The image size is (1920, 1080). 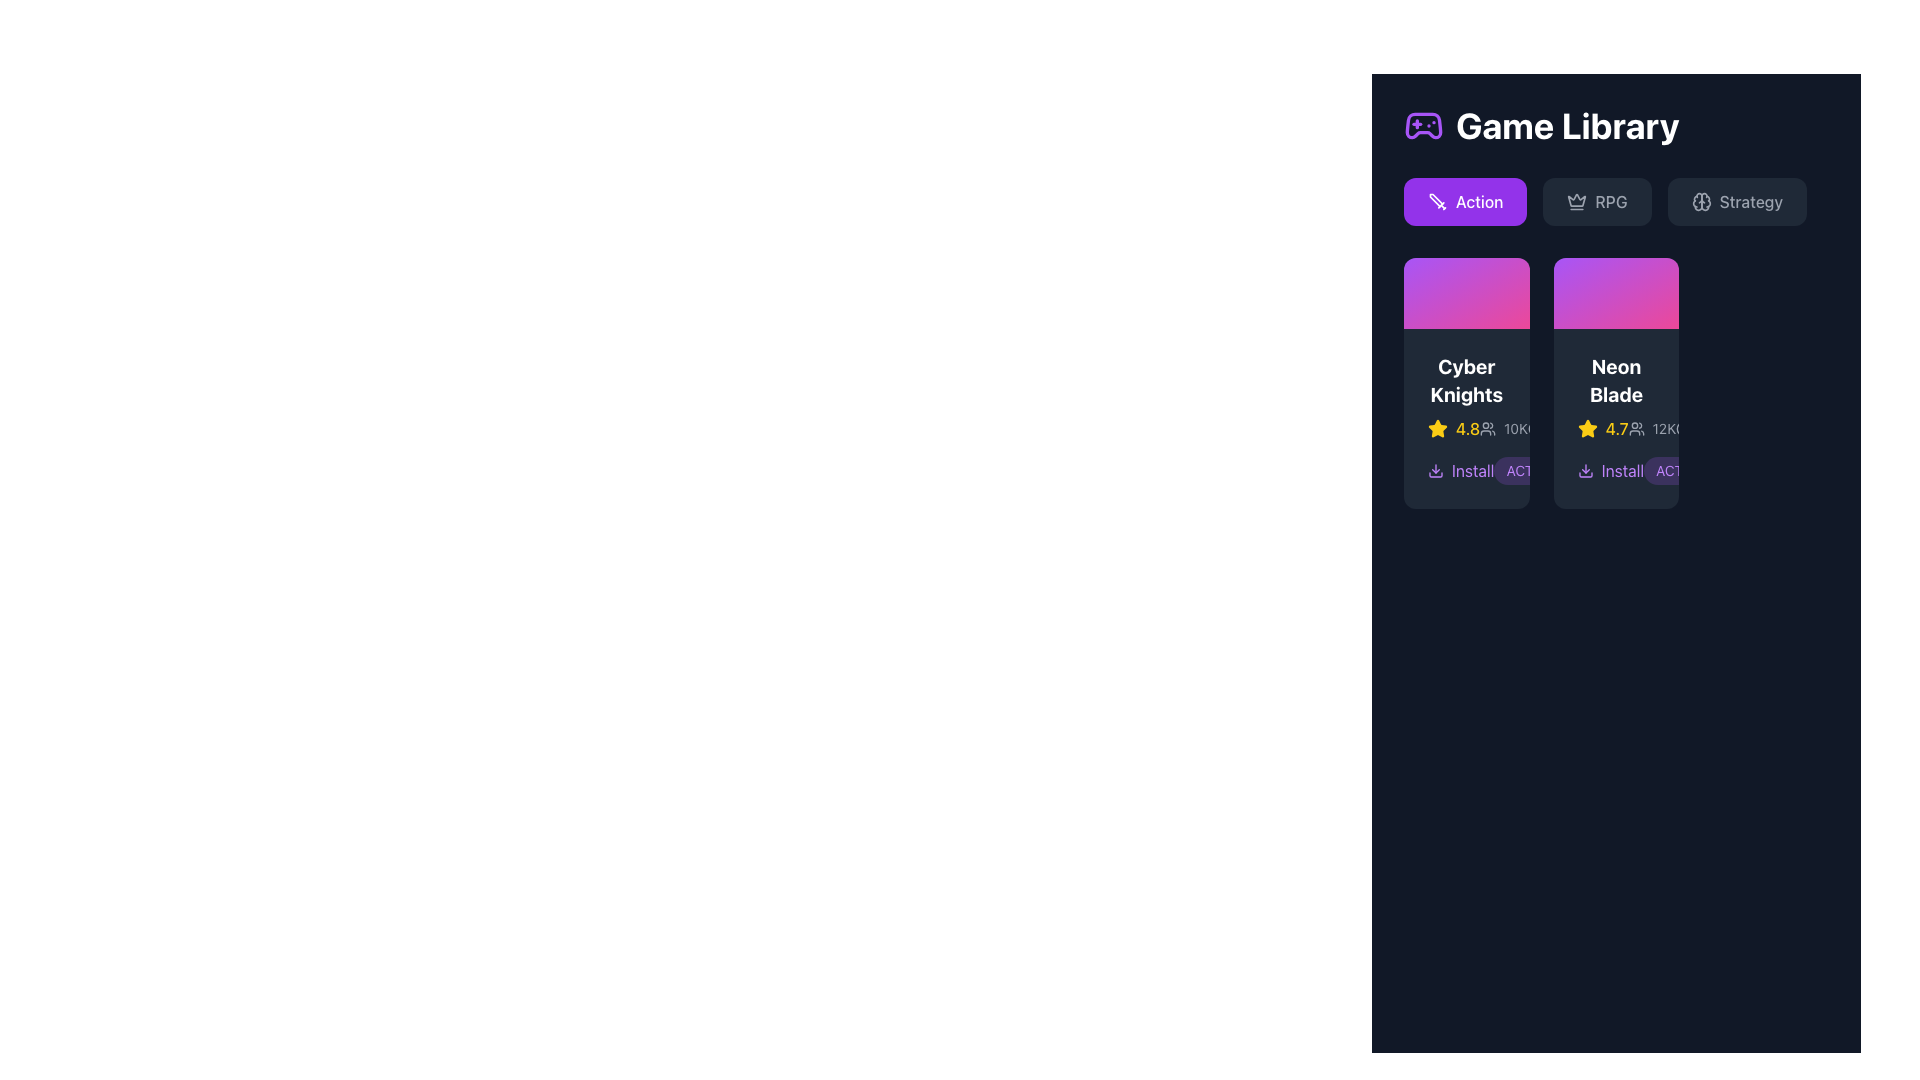 What do you see at coordinates (1622, 470) in the screenshot?
I see `the 'Install' button styled as text in the second card for the game 'Neon Blade'` at bounding box center [1622, 470].